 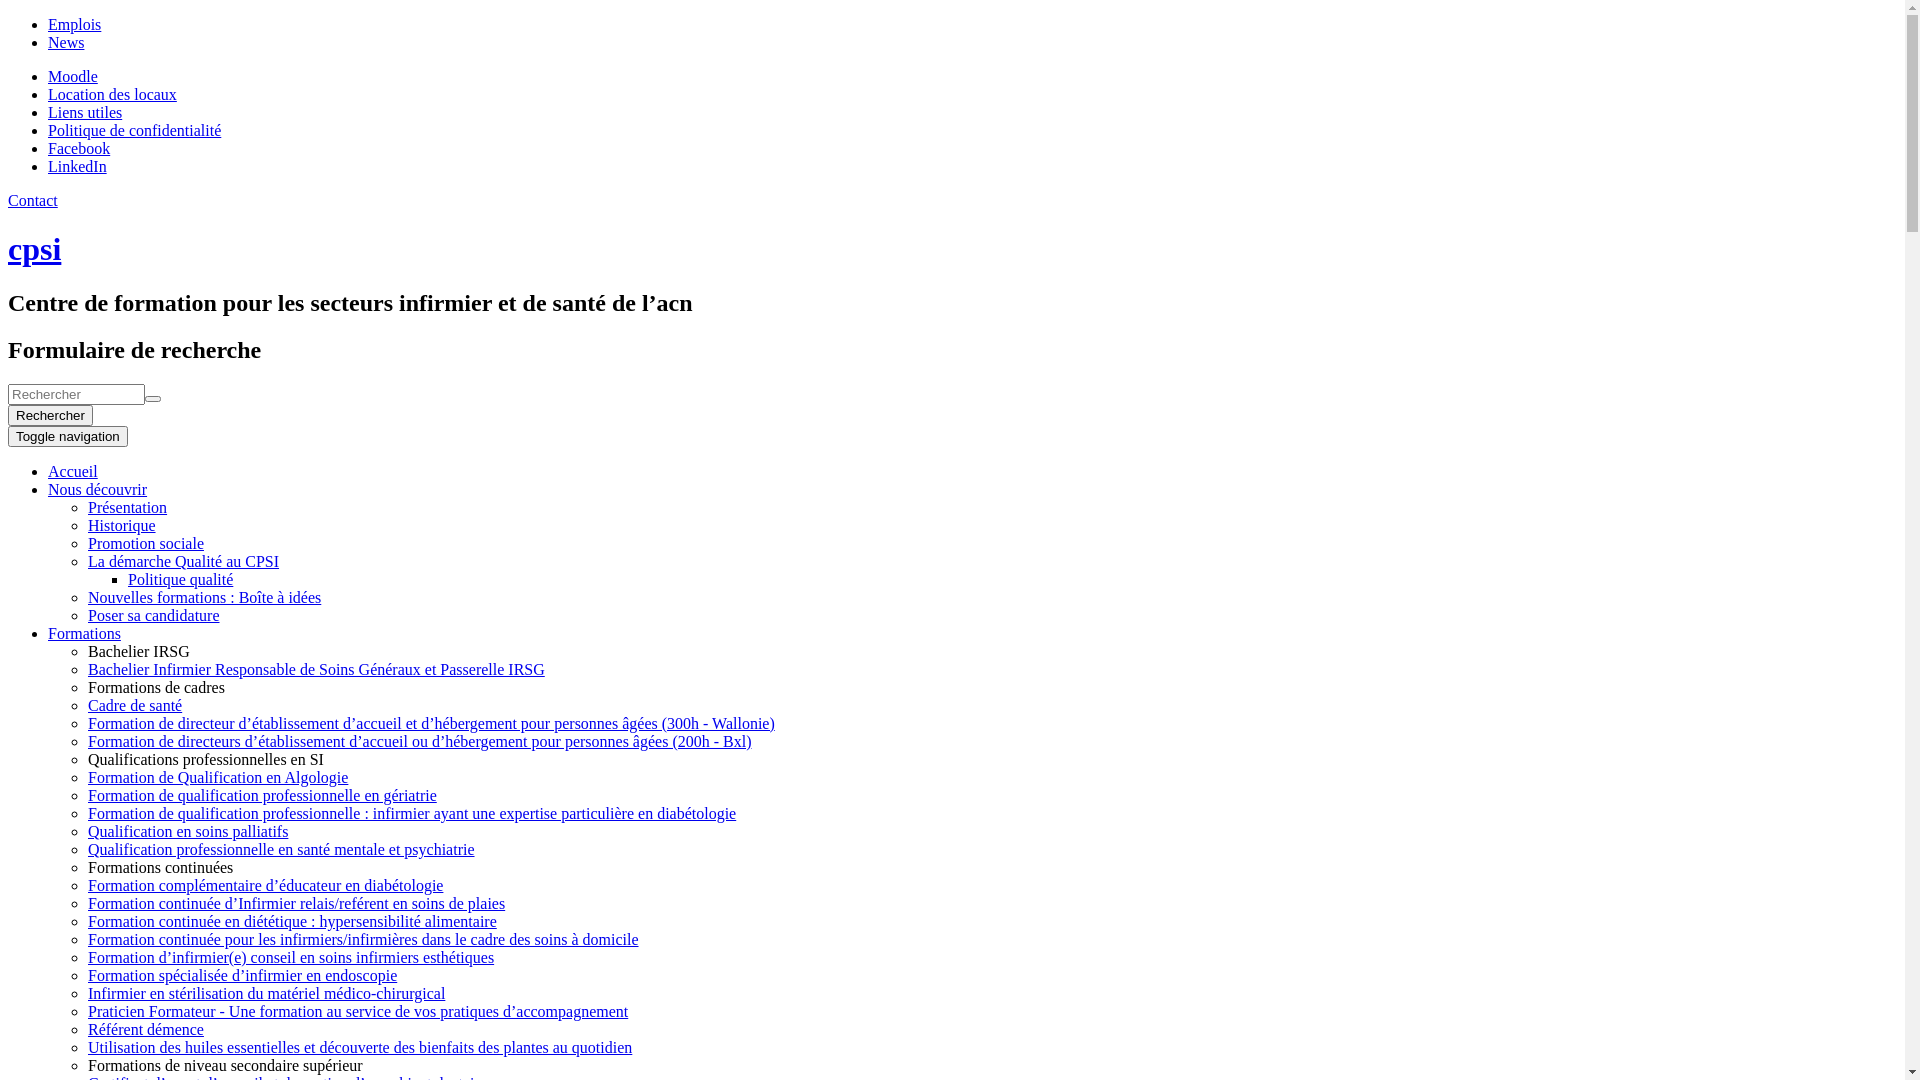 What do you see at coordinates (120, 524) in the screenshot?
I see `'Historique'` at bounding box center [120, 524].